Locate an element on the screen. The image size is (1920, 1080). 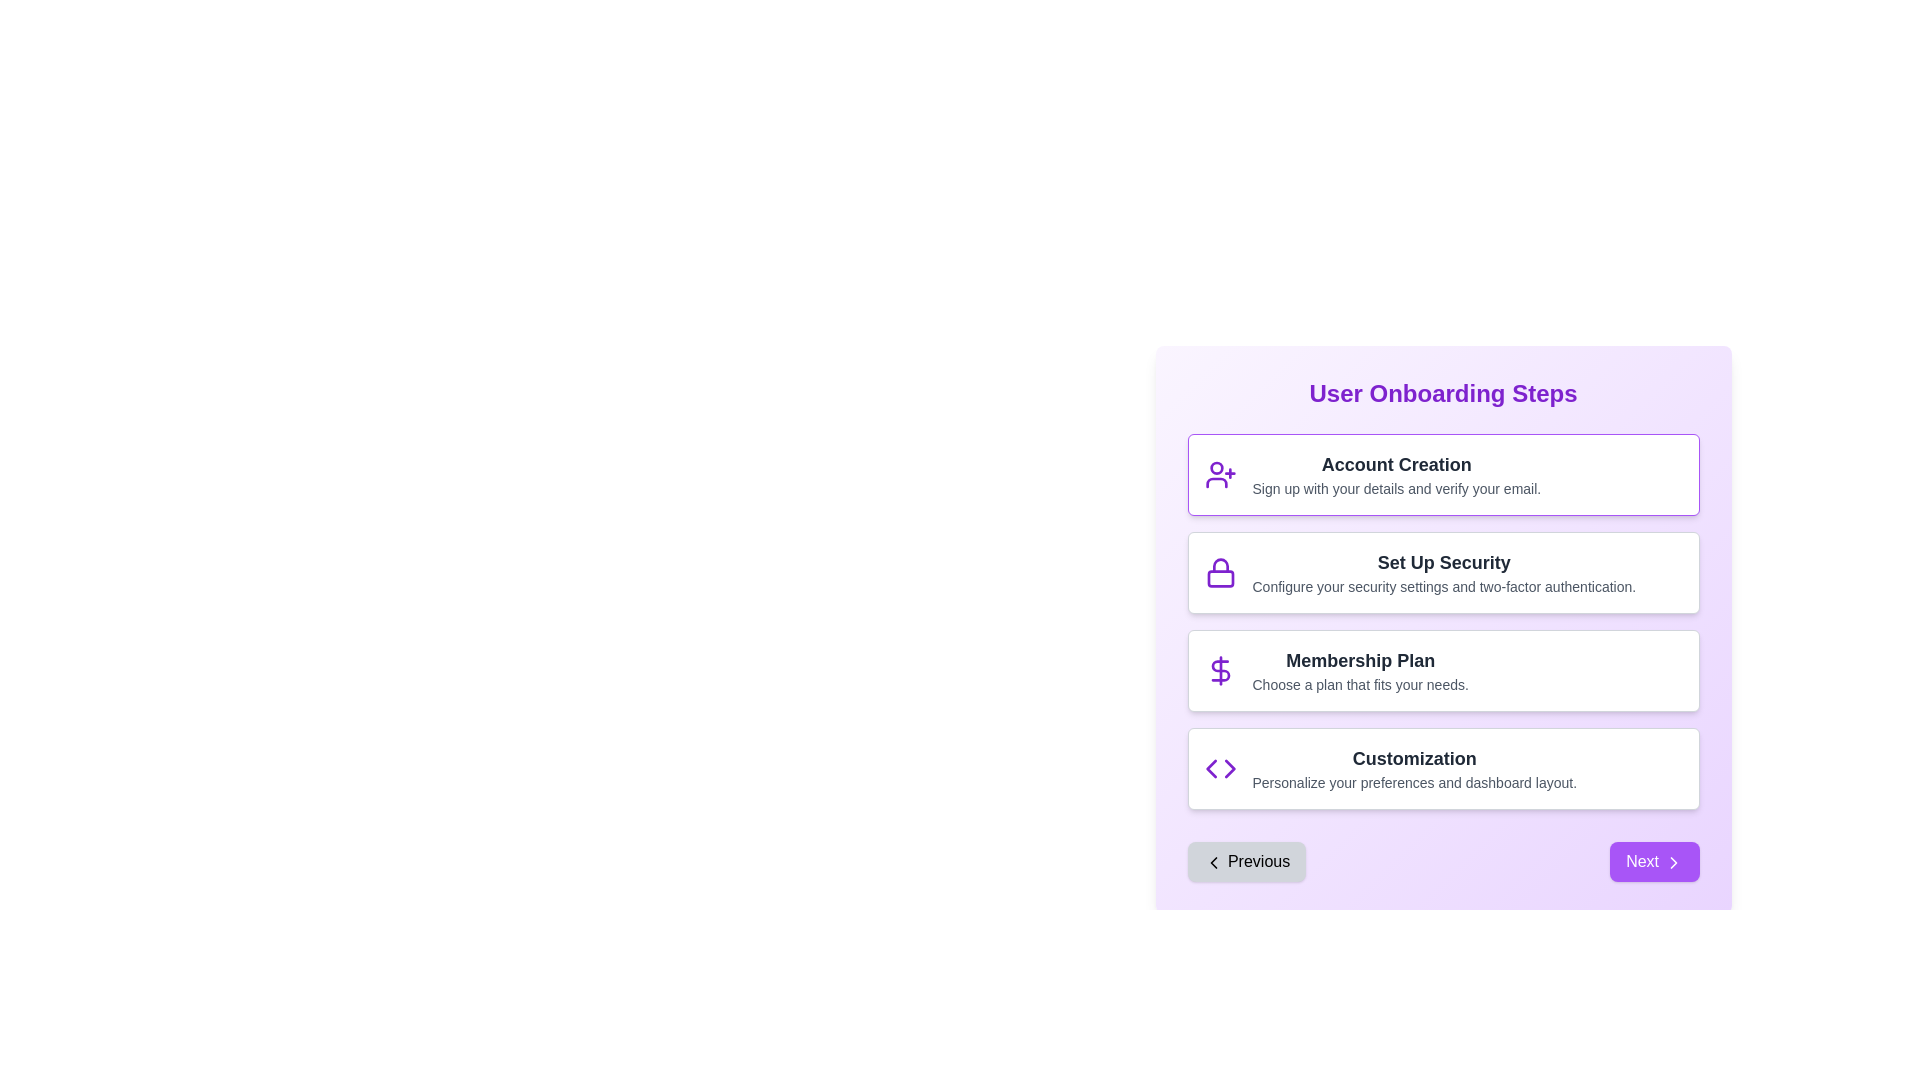
the Information Card, which is the fourth item in the vertical list of onboarding cards, located below 'Membership Plan' in the 'User Onboarding Steps' section is located at coordinates (1443, 767).